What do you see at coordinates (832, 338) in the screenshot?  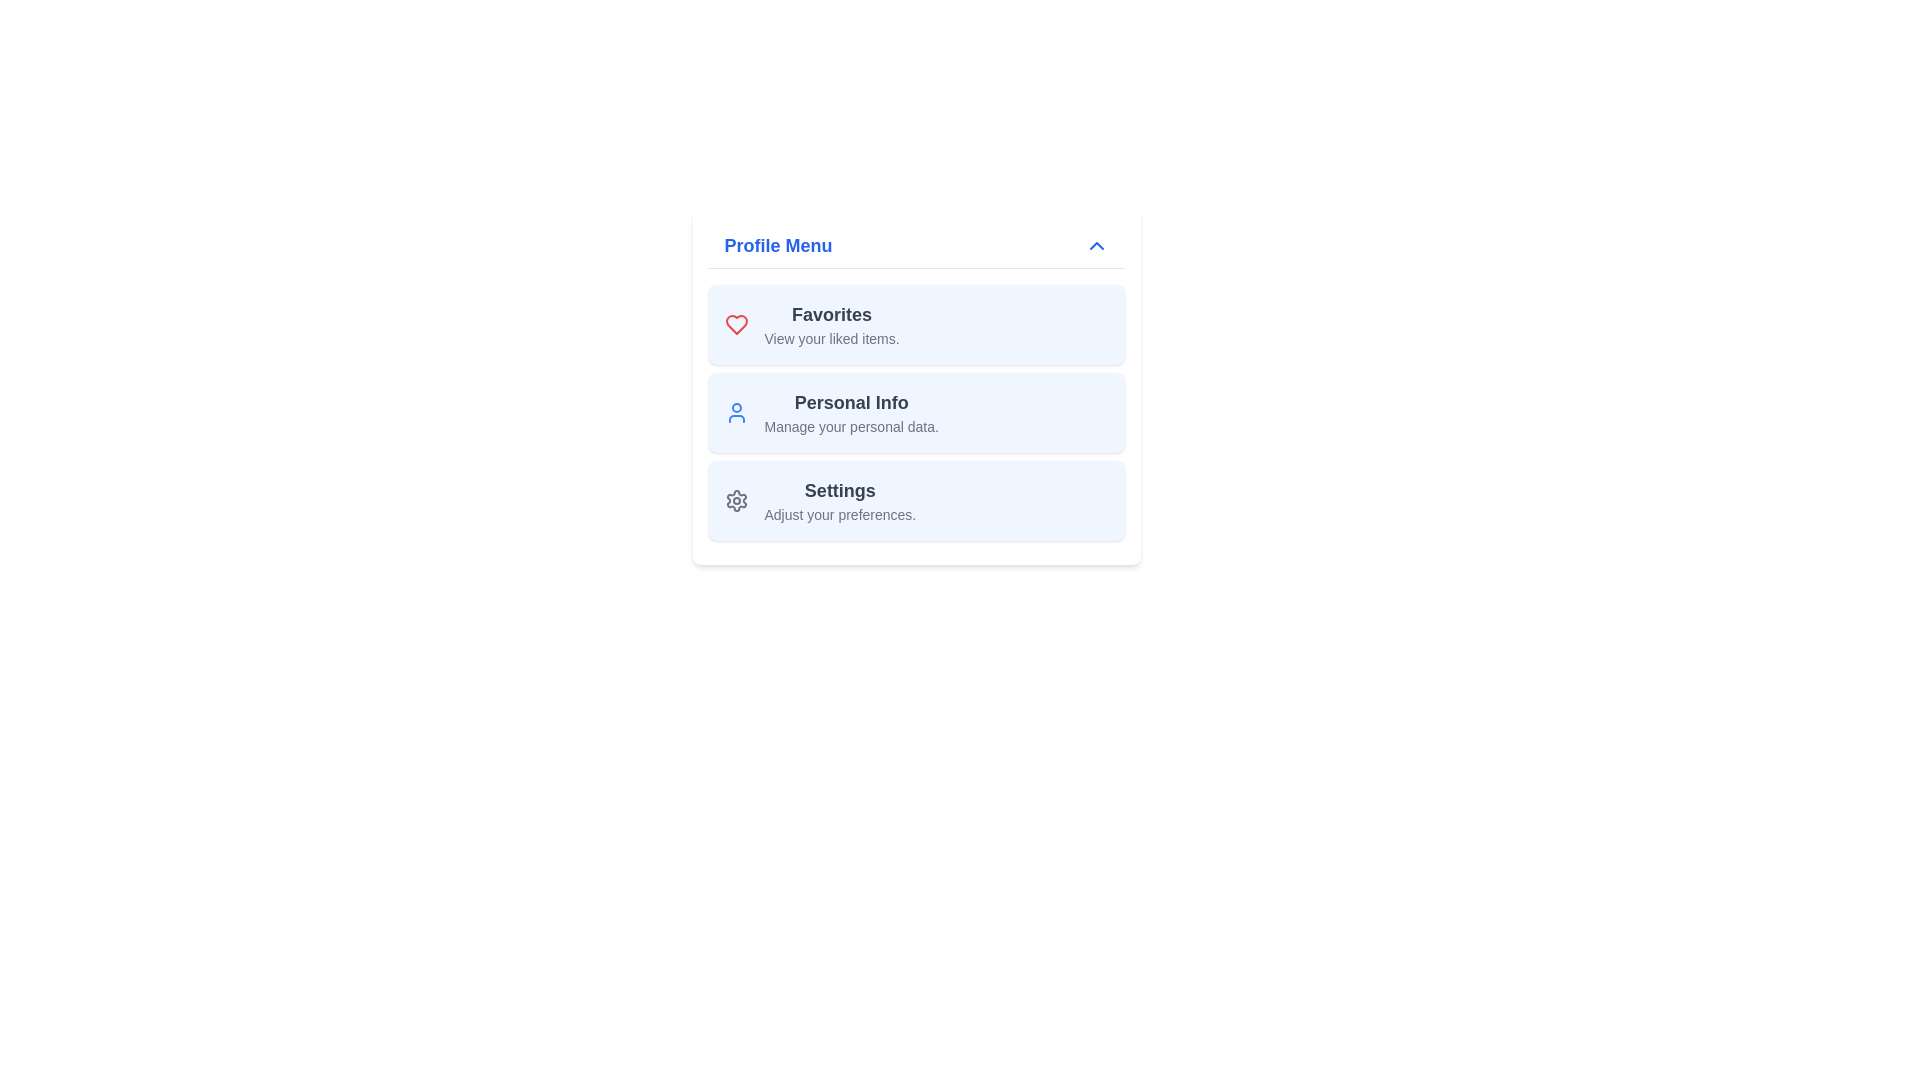 I see `the descriptive text label that clarifies the 'Favorites' section in the profile menu interface, located directly below the 'Favorites' label` at bounding box center [832, 338].